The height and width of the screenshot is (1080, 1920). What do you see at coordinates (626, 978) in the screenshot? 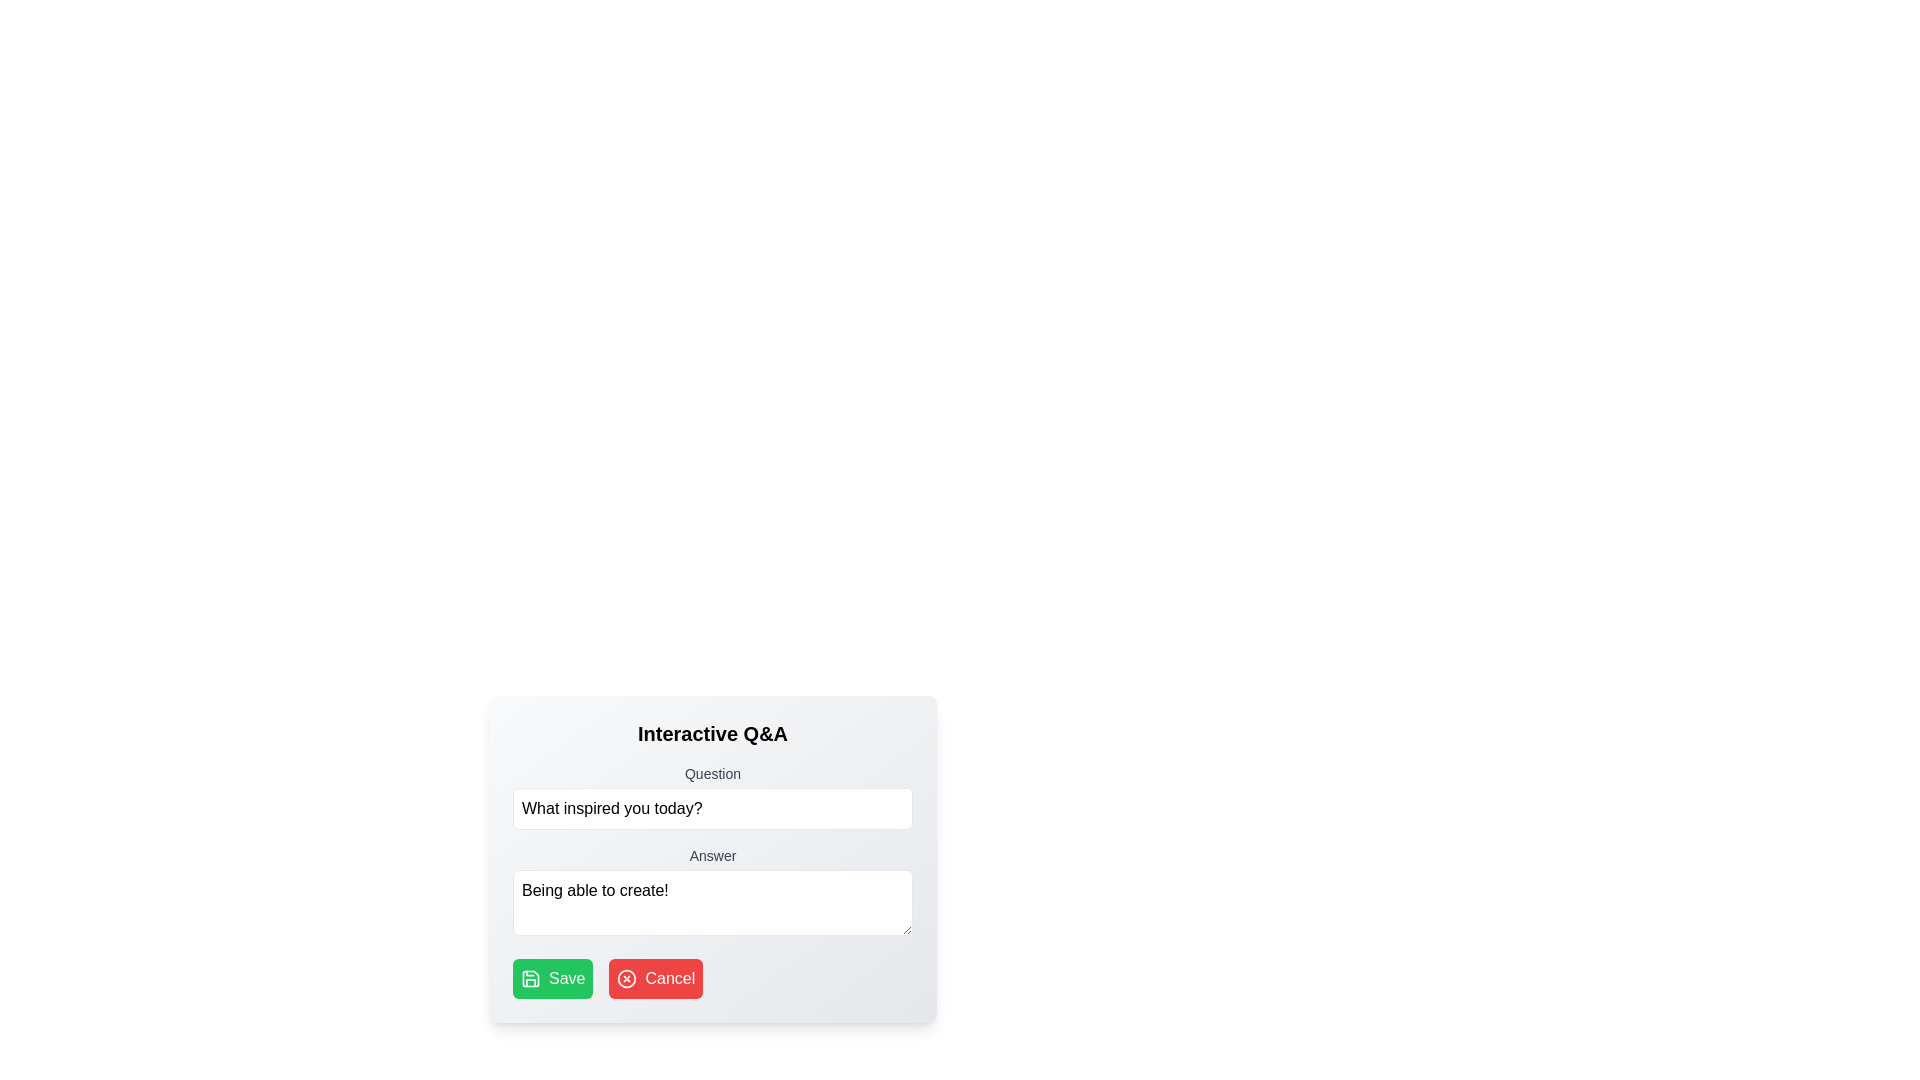
I see `the visual representation of the cancel icon located at the left side of the 'Cancel' text within the button in the bottom-right corner of the main interactive form` at bounding box center [626, 978].